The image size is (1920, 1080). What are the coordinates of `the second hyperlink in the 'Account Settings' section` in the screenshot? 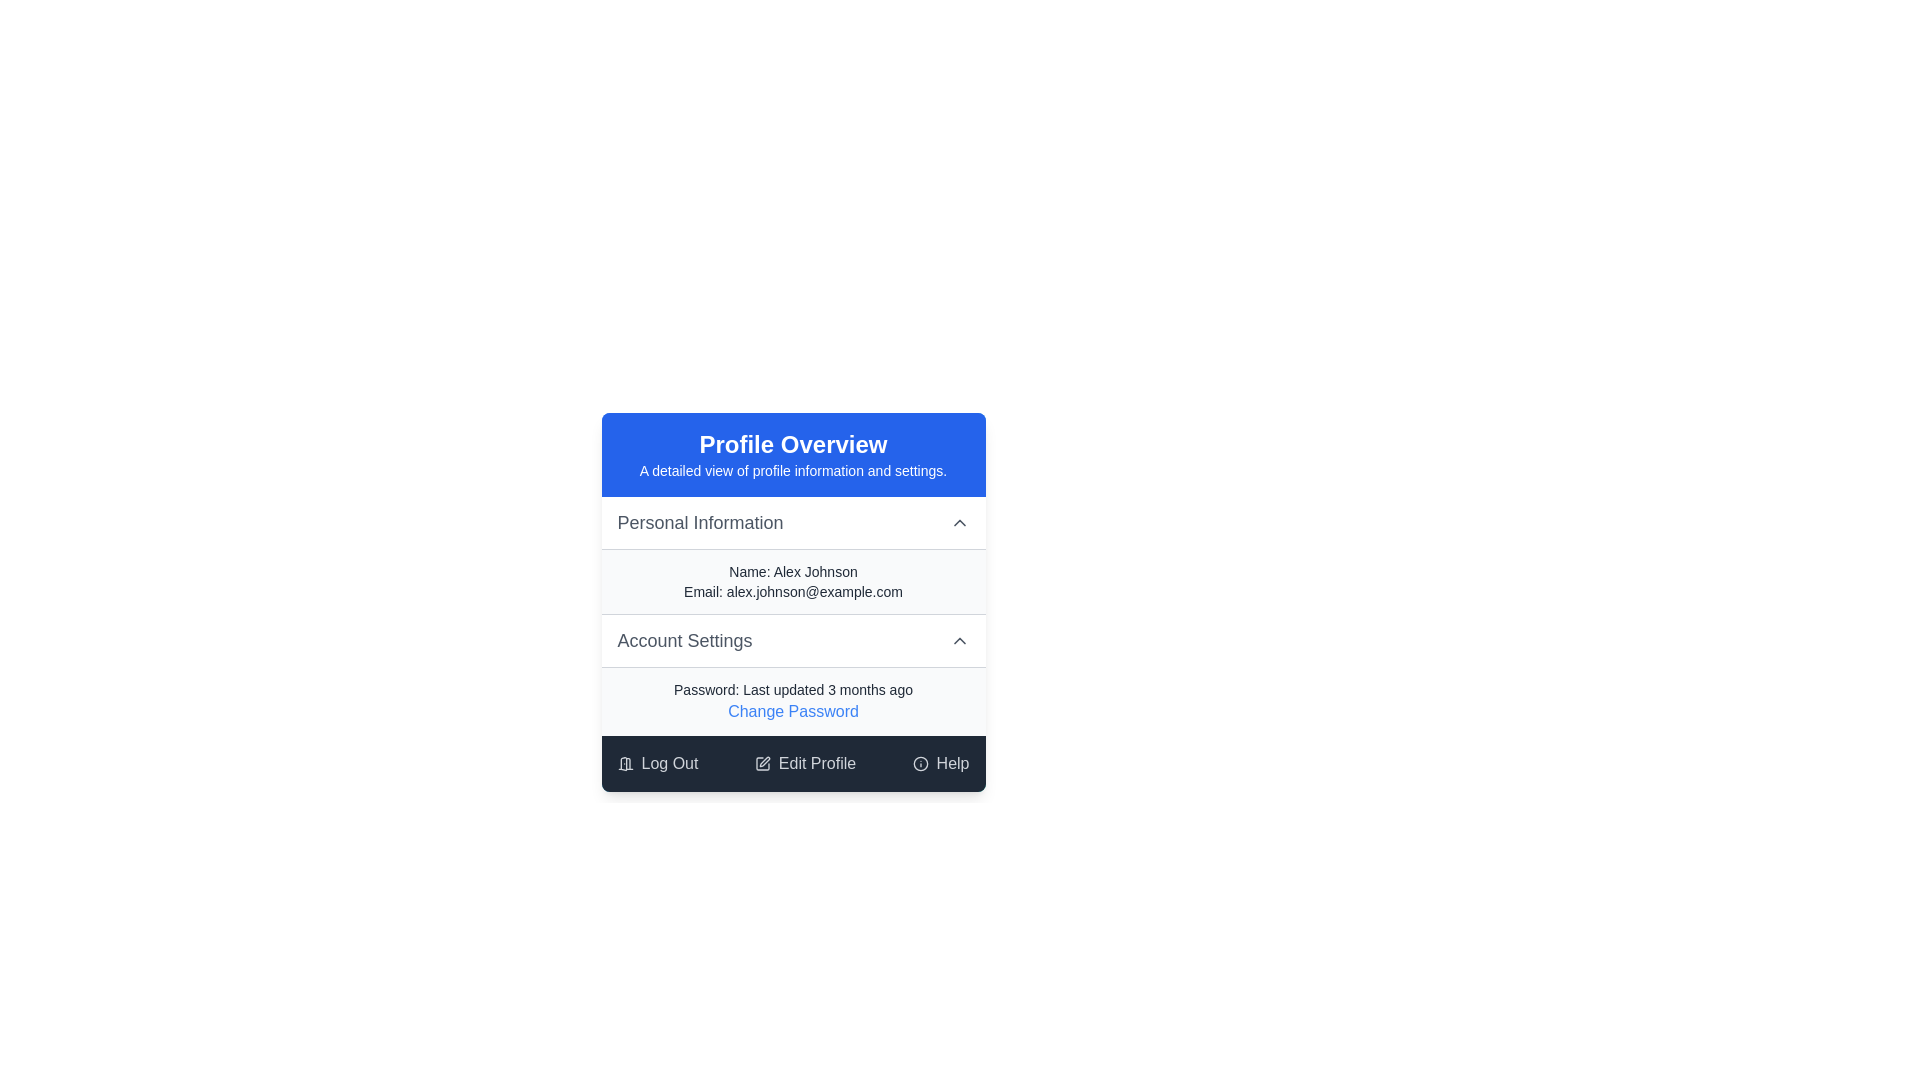 It's located at (792, 711).